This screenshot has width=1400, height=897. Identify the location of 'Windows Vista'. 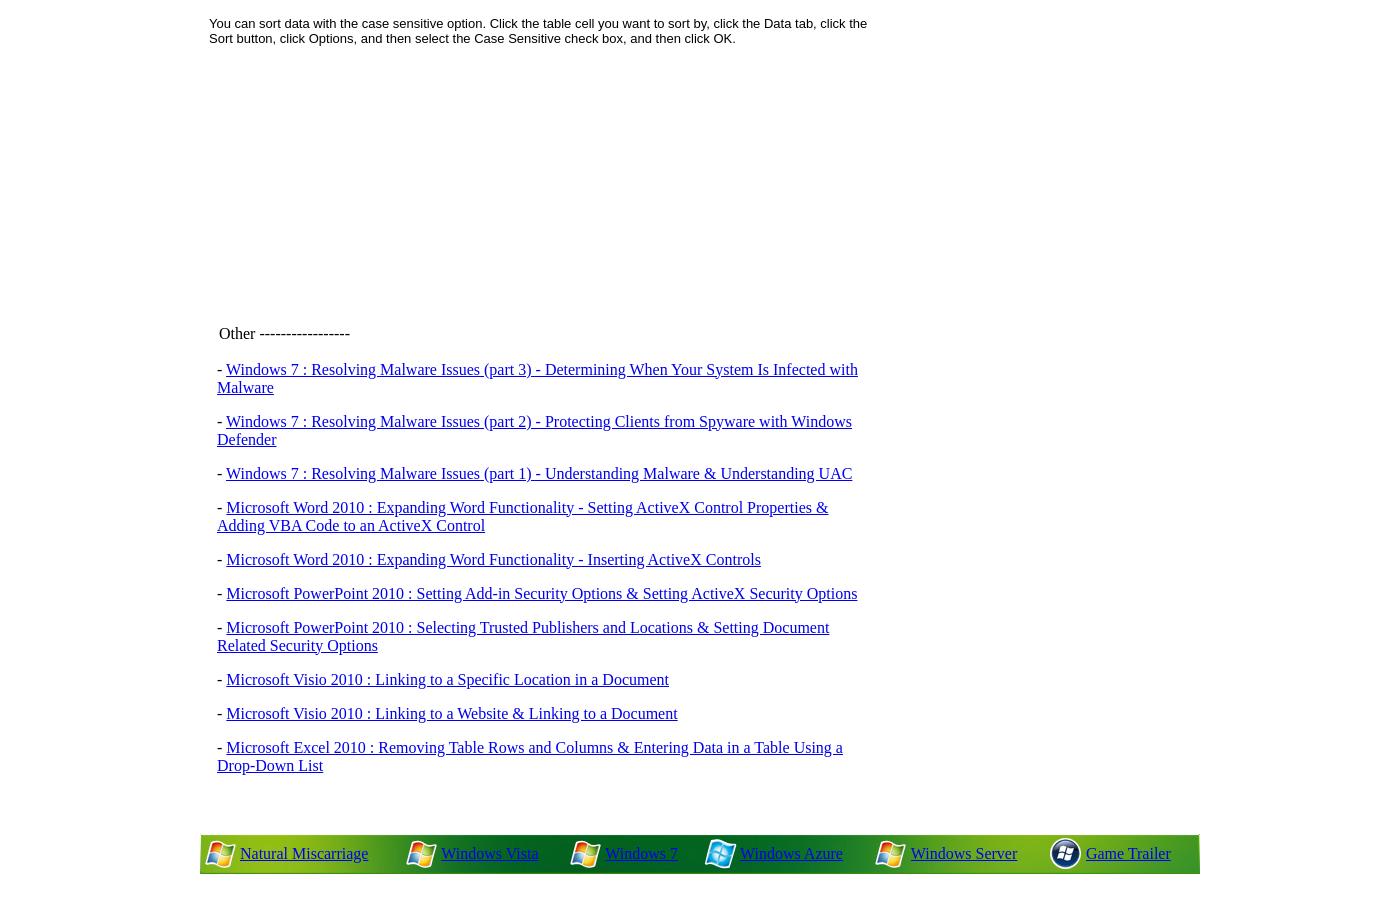
(441, 852).